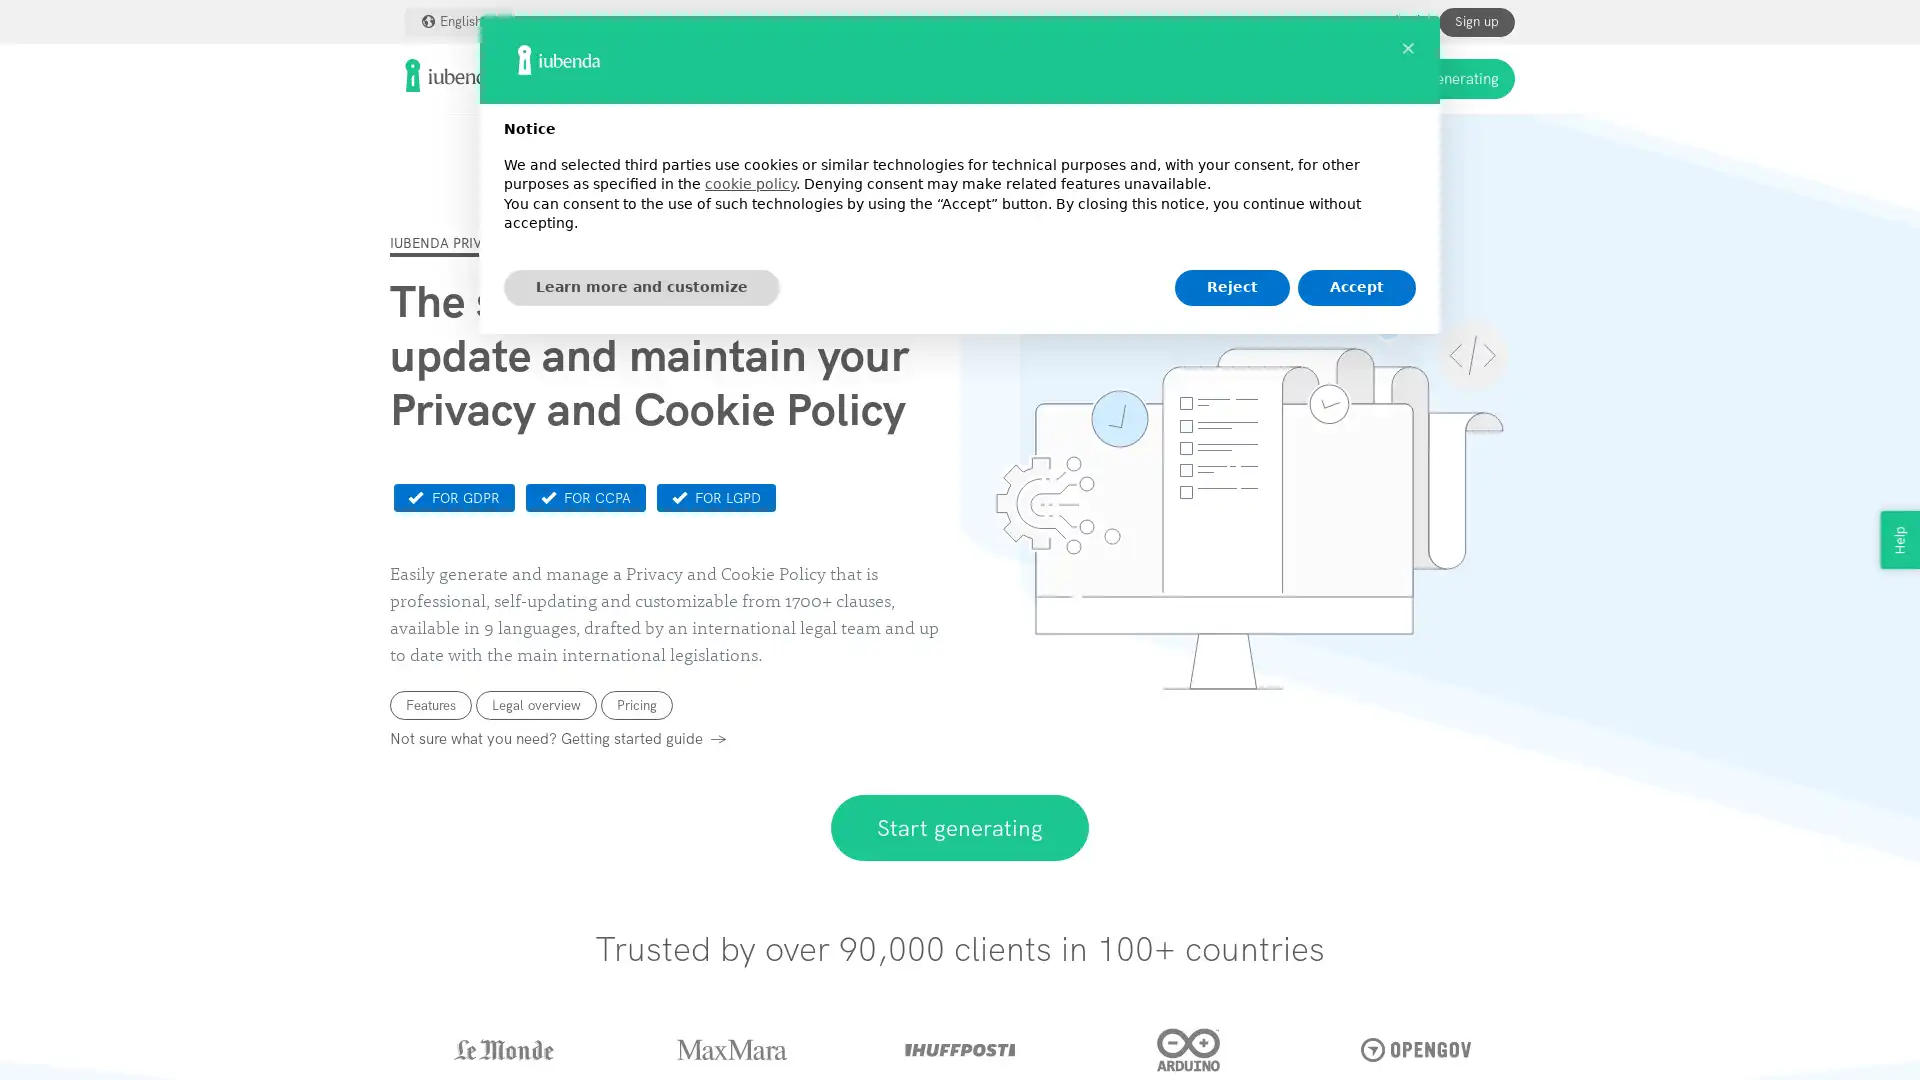  What do you see at coordinates (1231, 286) in the screenshot?
I see `Reject` at bounding box center [1231, 286].